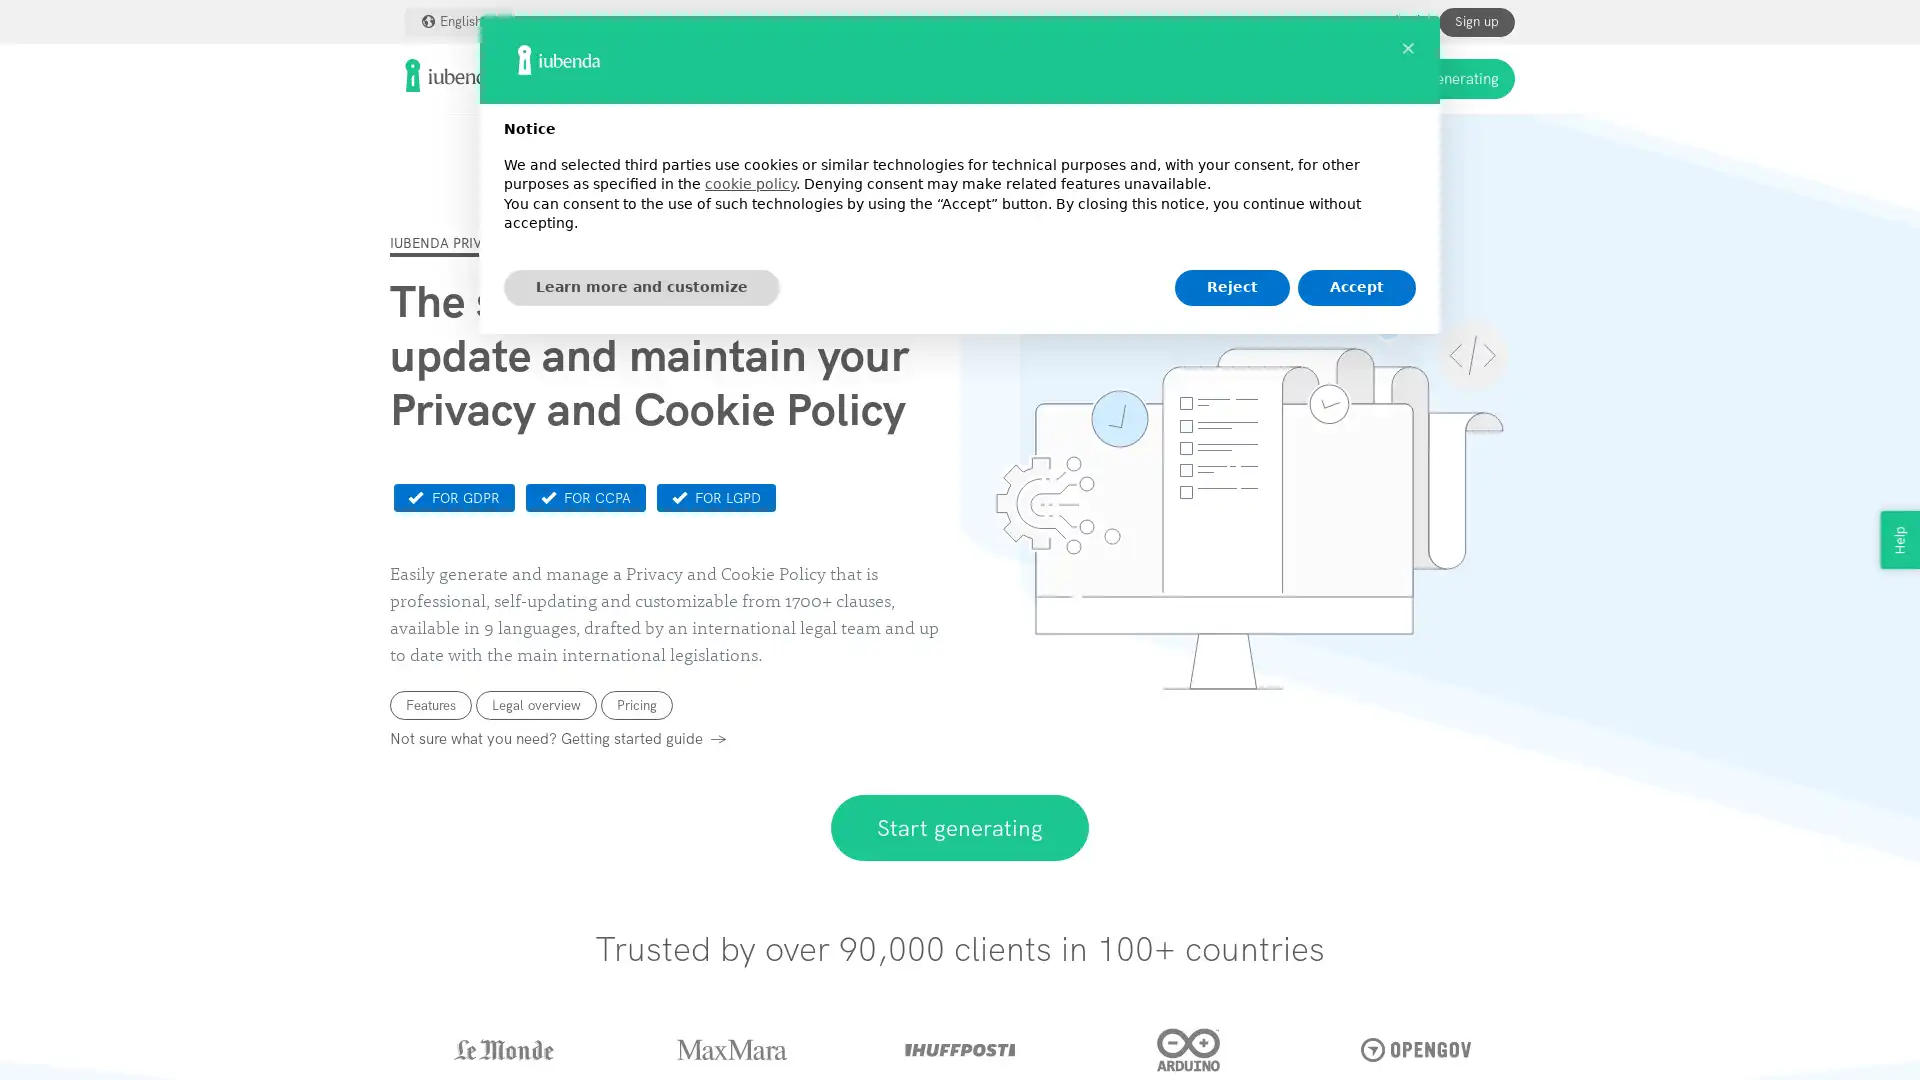  What do you see at coordinates (1231, 286) in the screenshot?
I see `Reject` at bounding box center [1231, 286].